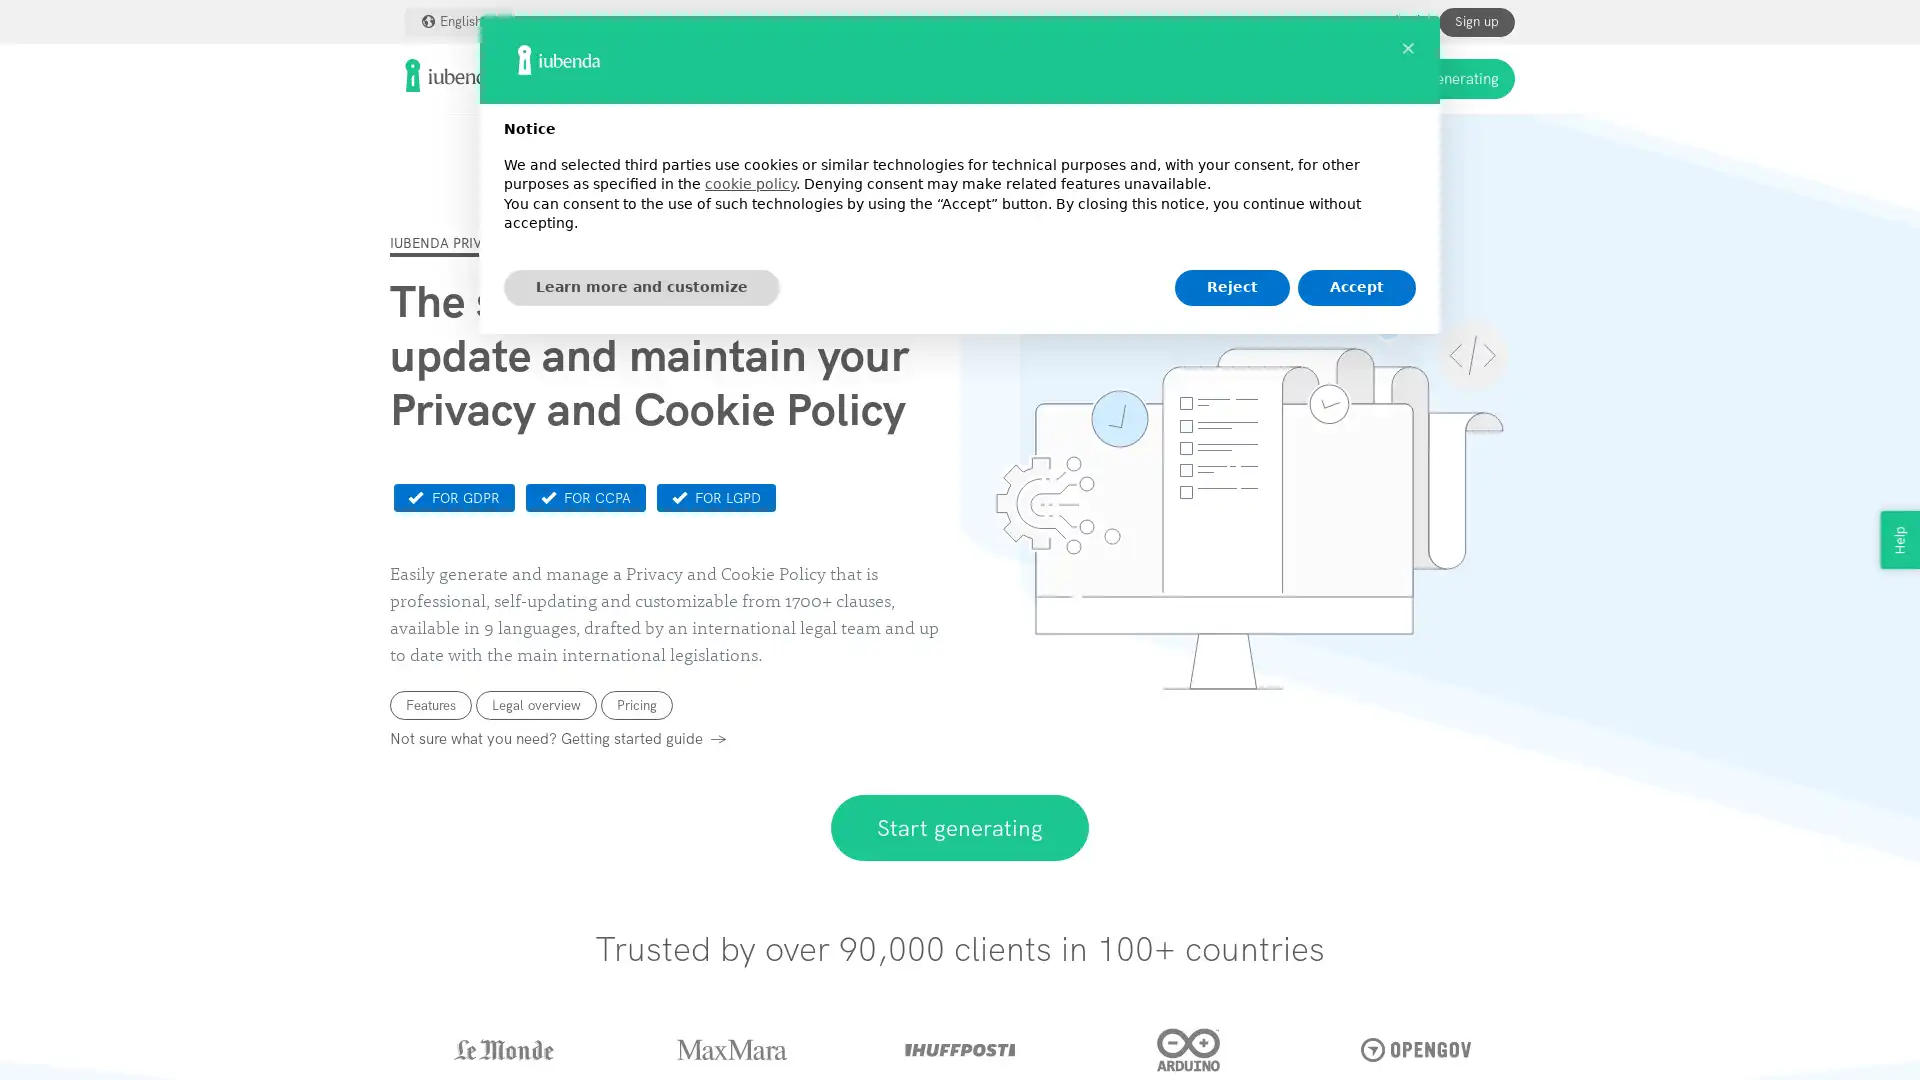  What do you see at coordinates (1231, 286) in the screenshot?
I see `Reject` at bounding box center [1231, 286].